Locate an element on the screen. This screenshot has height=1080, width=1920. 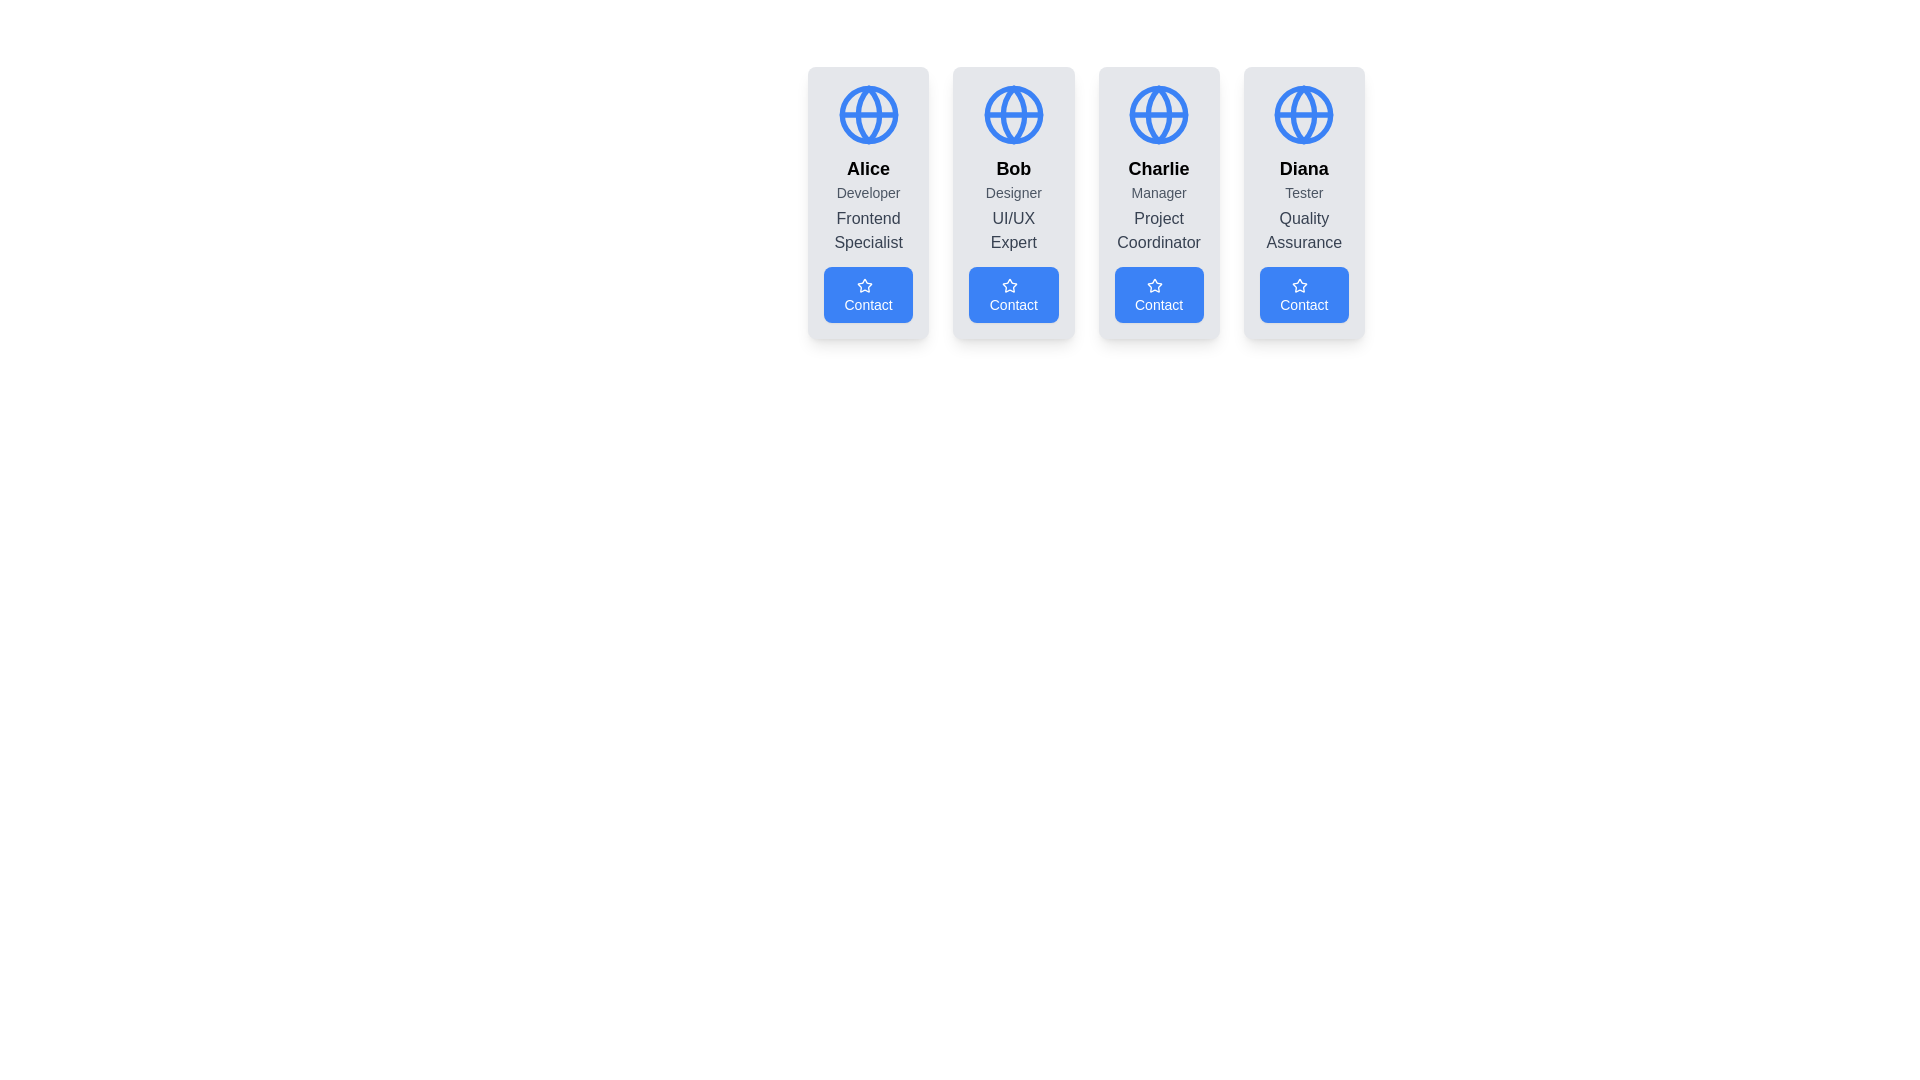
the star-shaped SVG icon styled with blue color located within the 'Contact' button in the second column labeled 'Bob' is located at coordinates (1009, 286).